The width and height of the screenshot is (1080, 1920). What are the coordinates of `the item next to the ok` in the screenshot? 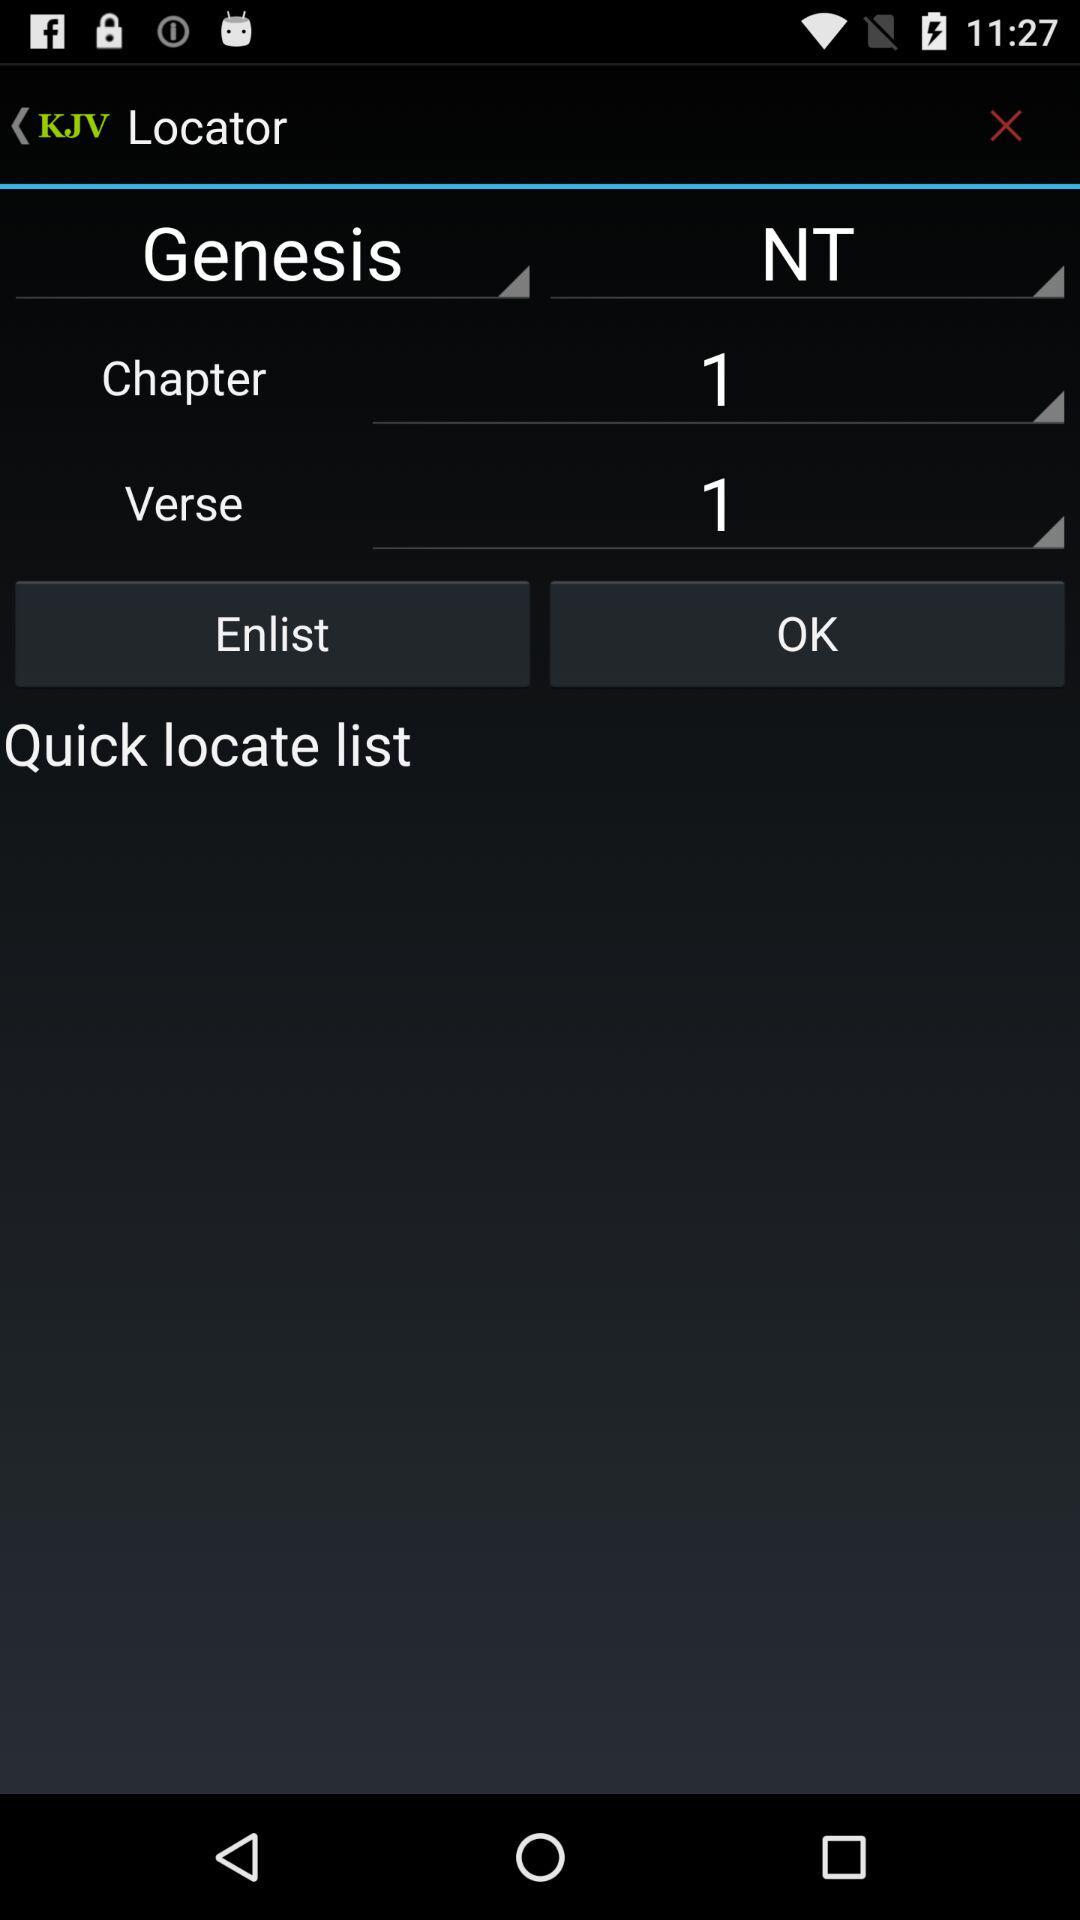 It's located at (272, 632).